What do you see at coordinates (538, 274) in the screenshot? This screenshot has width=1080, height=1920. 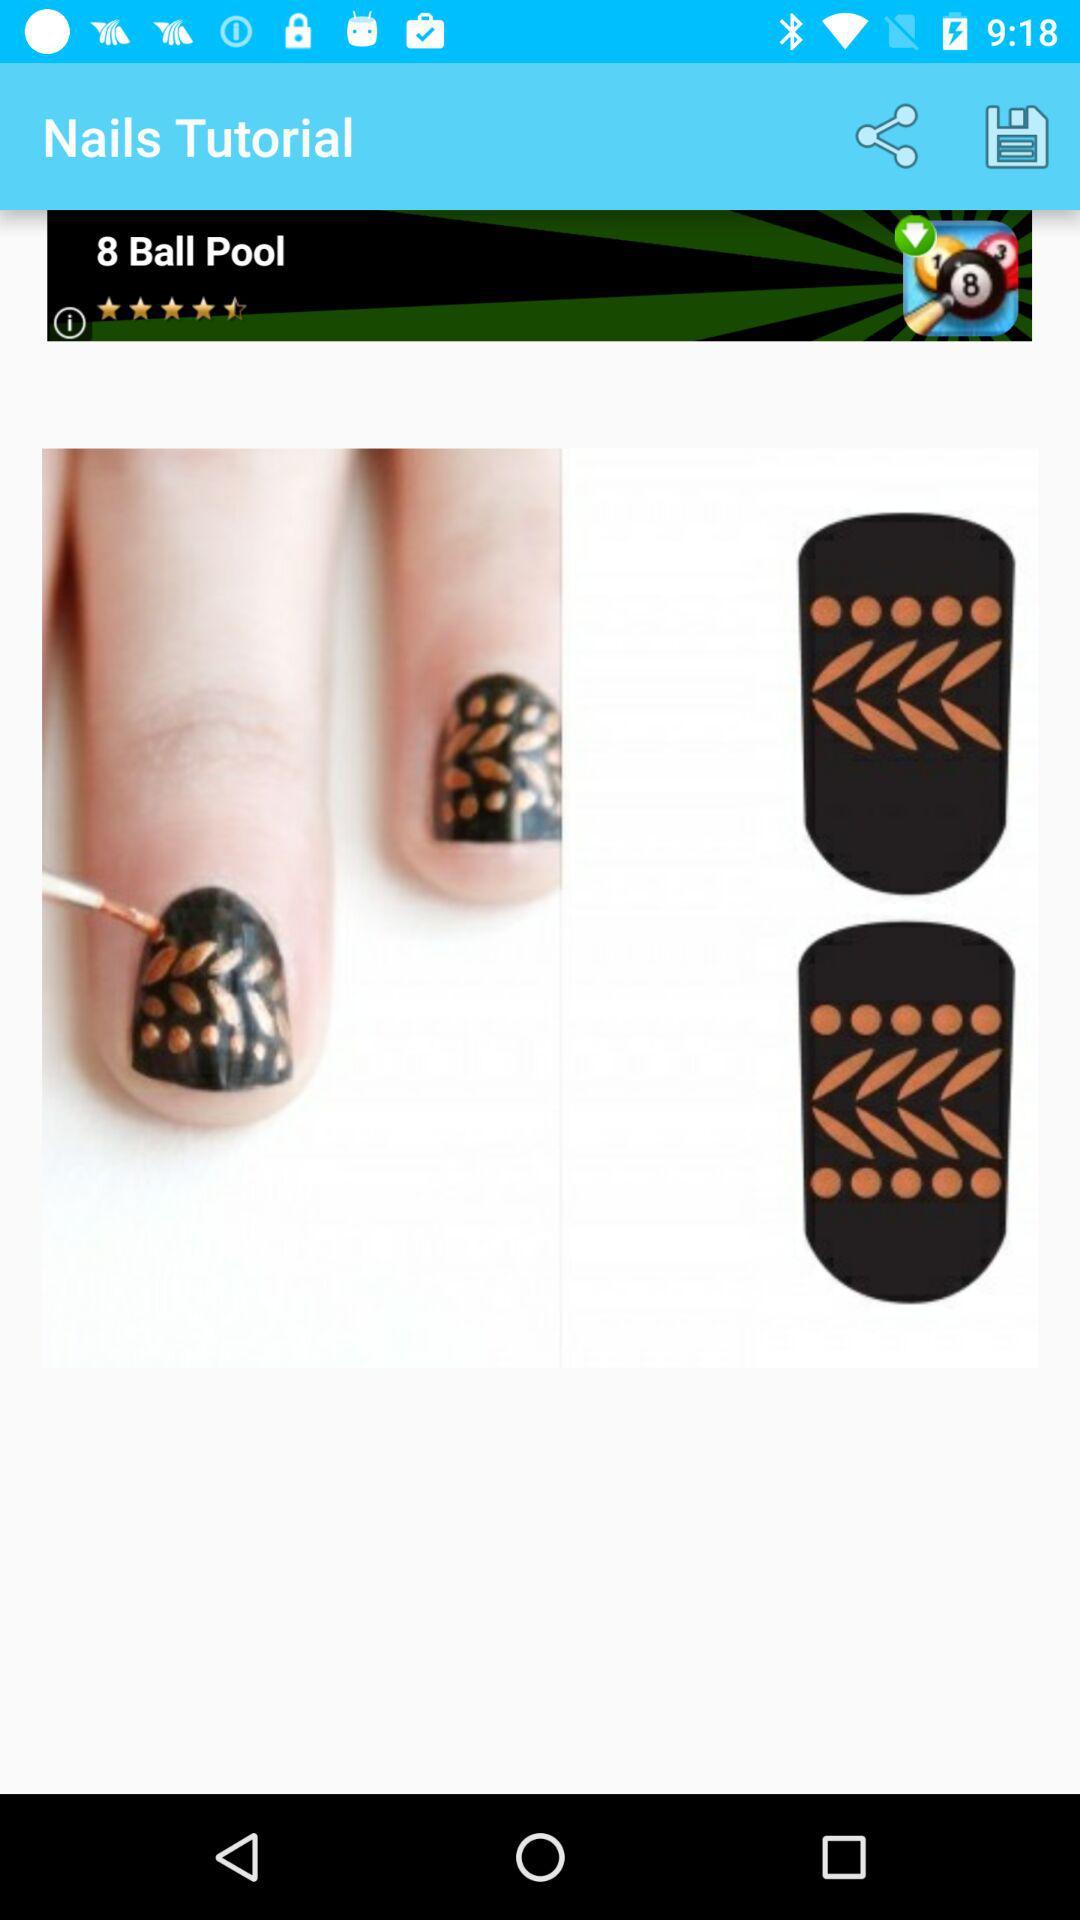 I see `see advertisement` at bounding box center [538, 274].